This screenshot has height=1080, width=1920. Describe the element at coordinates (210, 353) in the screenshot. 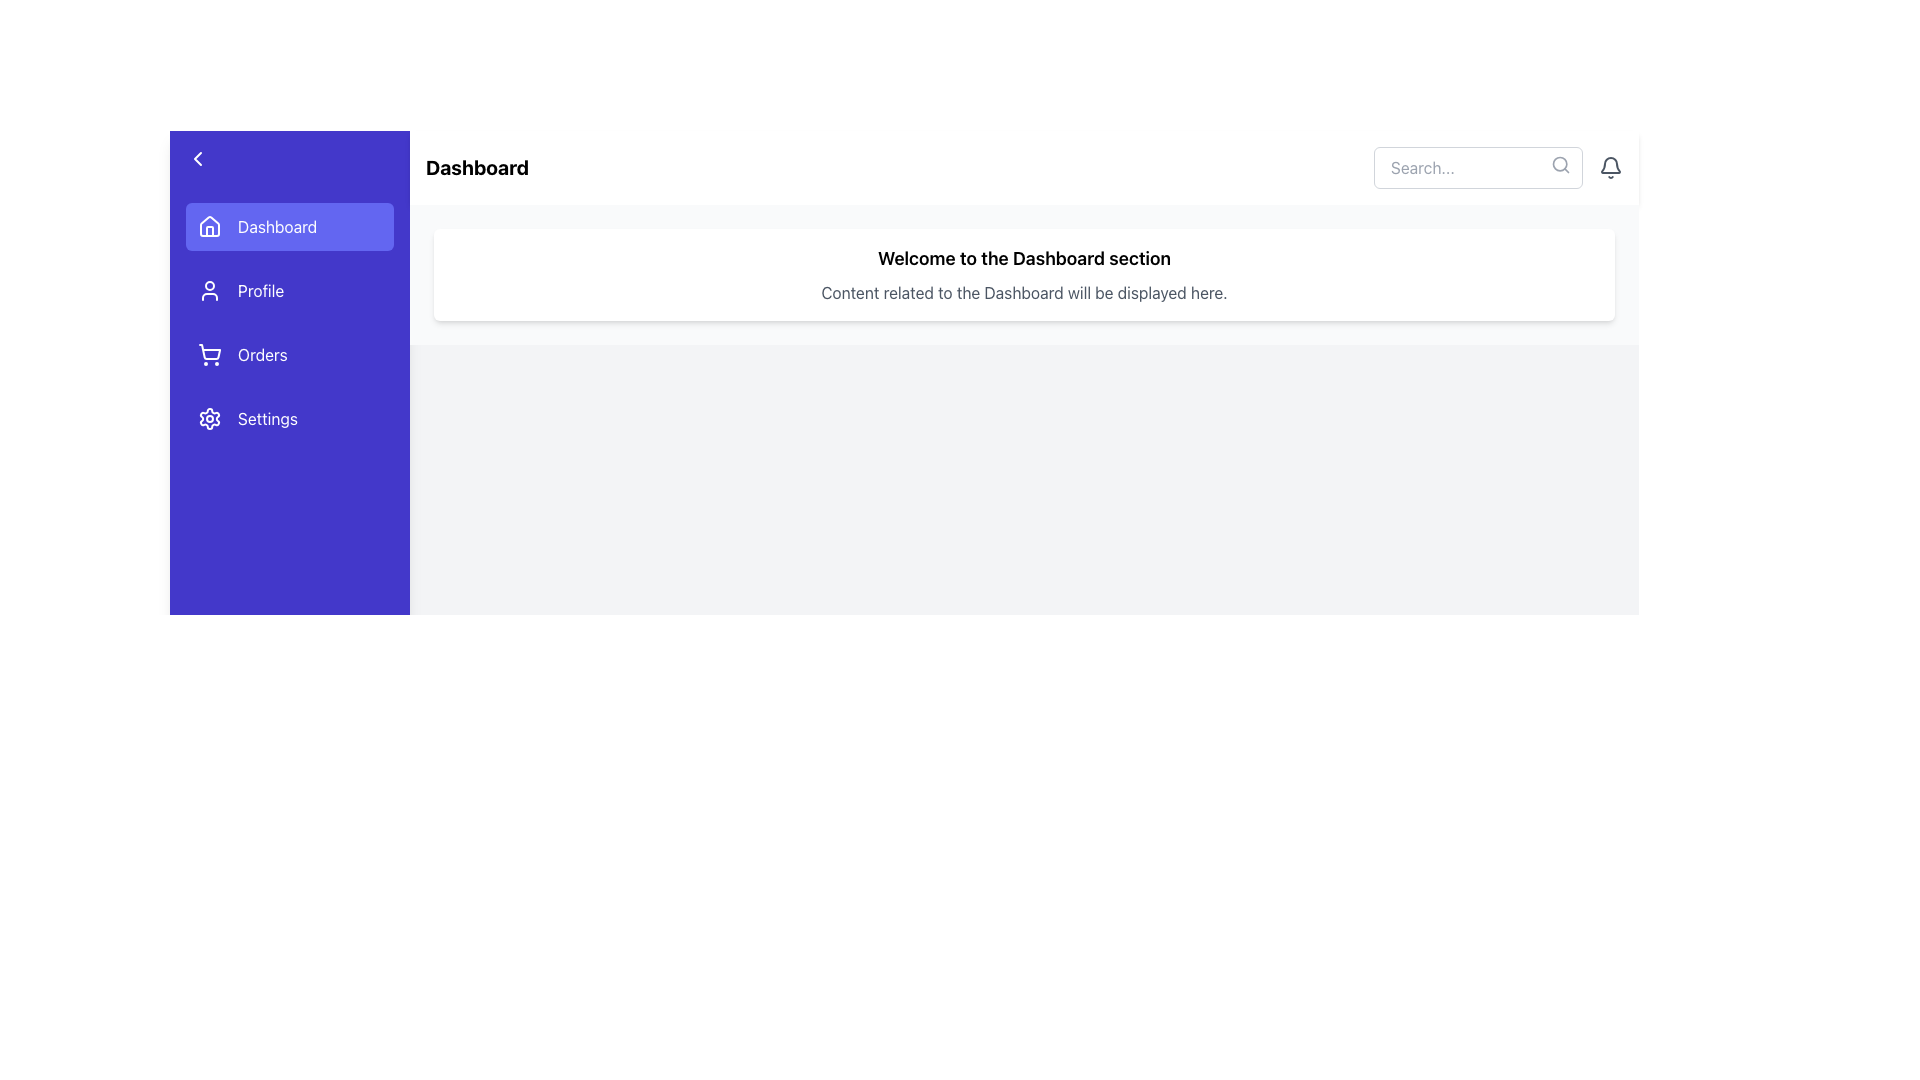

I see `the 'Orders' button icon located on the vertical navigation bar on the left side of the UI for visual guidance` at that location.